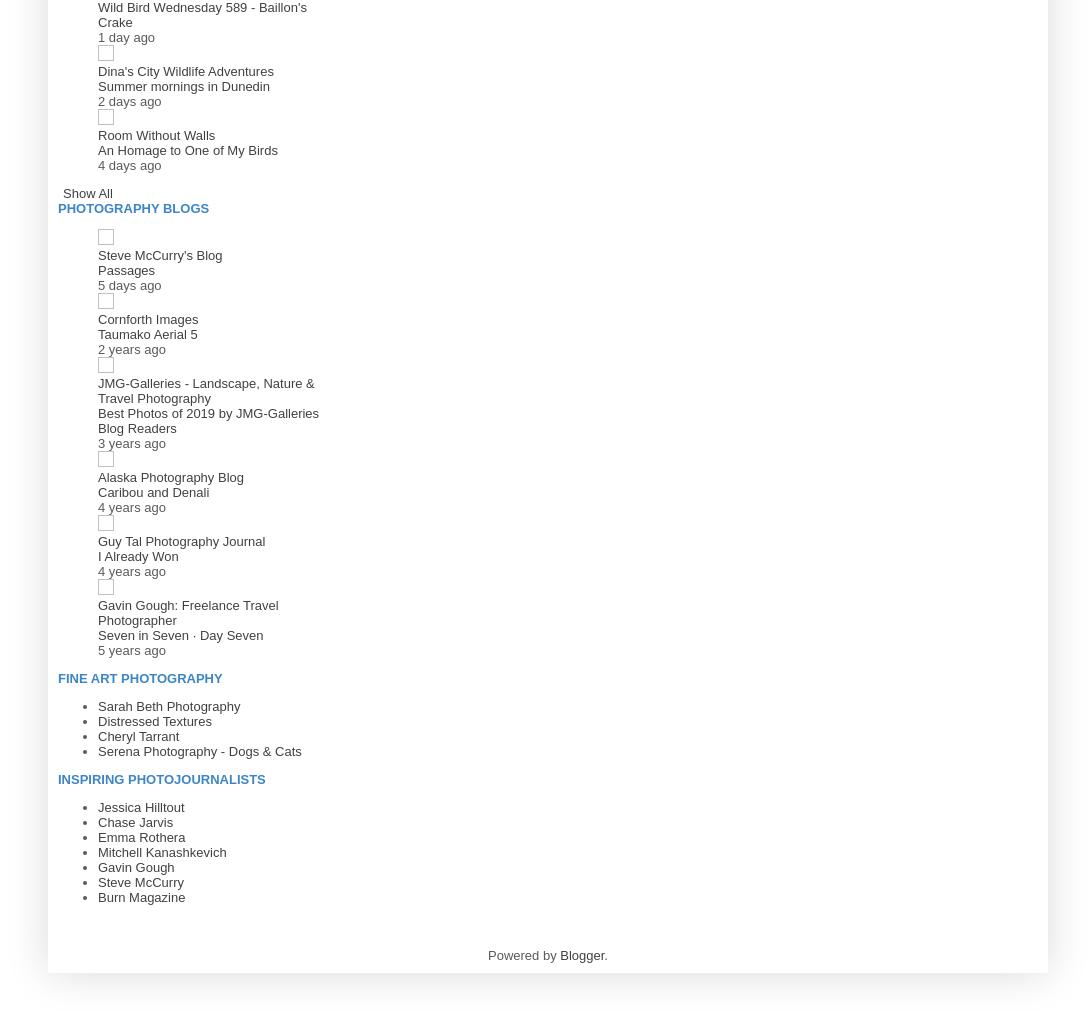 The height and width of the screenshot is (1011, 1088). I want to click on 'Cheryl Tarrant', so click(137, 734).